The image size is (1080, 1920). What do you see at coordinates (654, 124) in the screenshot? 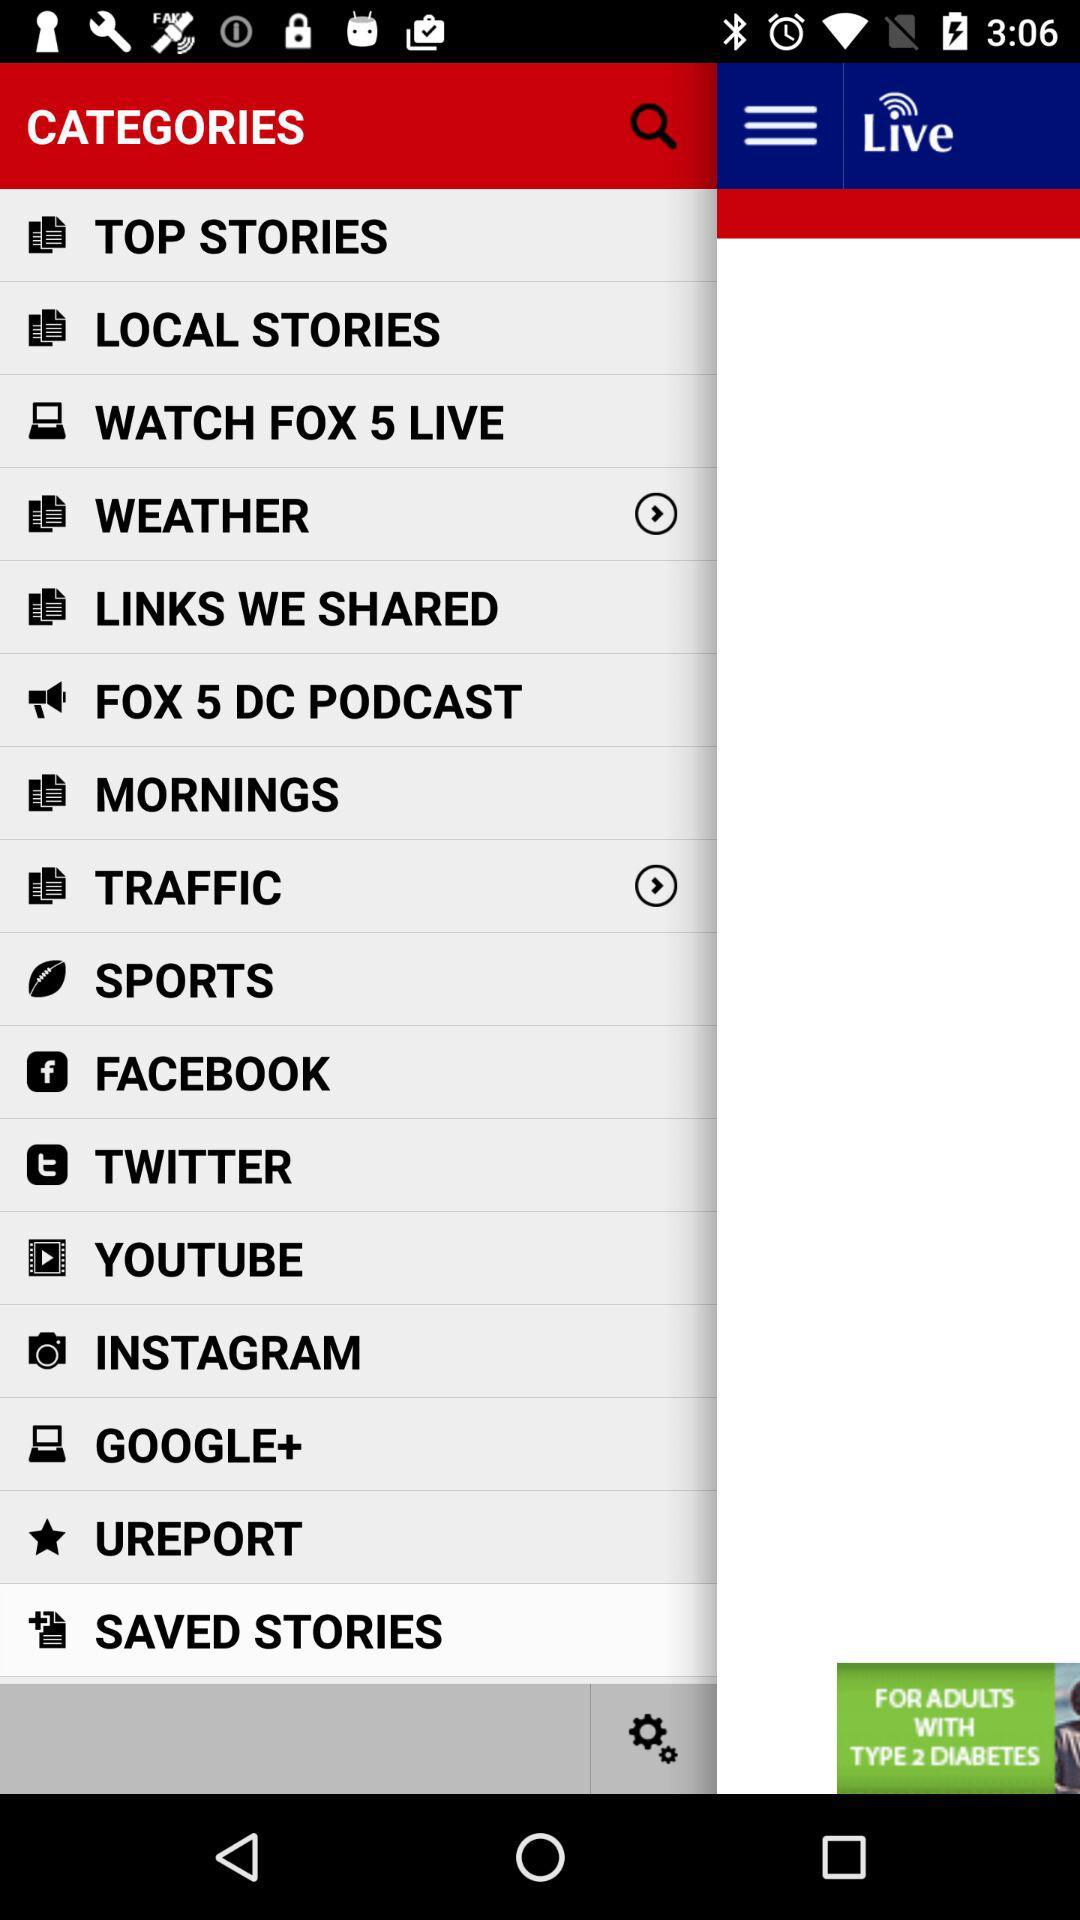
I see `the search icon` at bounding box center [654, 124].